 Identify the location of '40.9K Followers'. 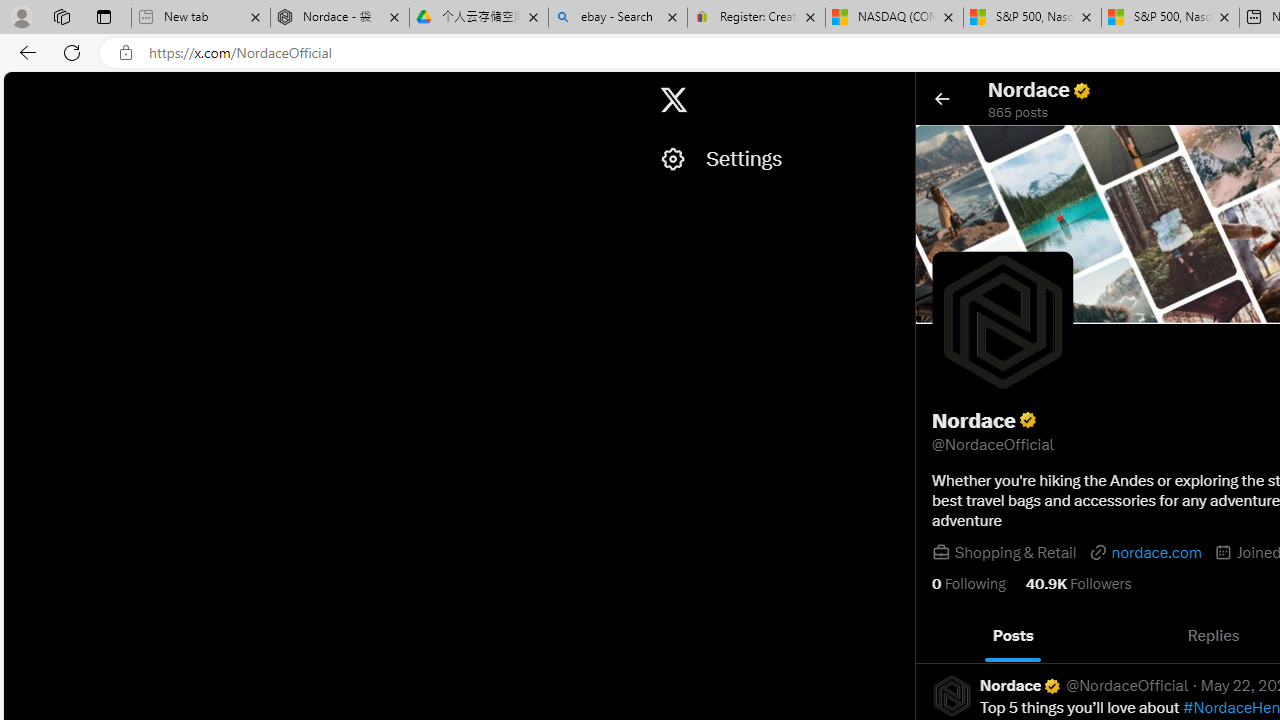
(1077, 583).